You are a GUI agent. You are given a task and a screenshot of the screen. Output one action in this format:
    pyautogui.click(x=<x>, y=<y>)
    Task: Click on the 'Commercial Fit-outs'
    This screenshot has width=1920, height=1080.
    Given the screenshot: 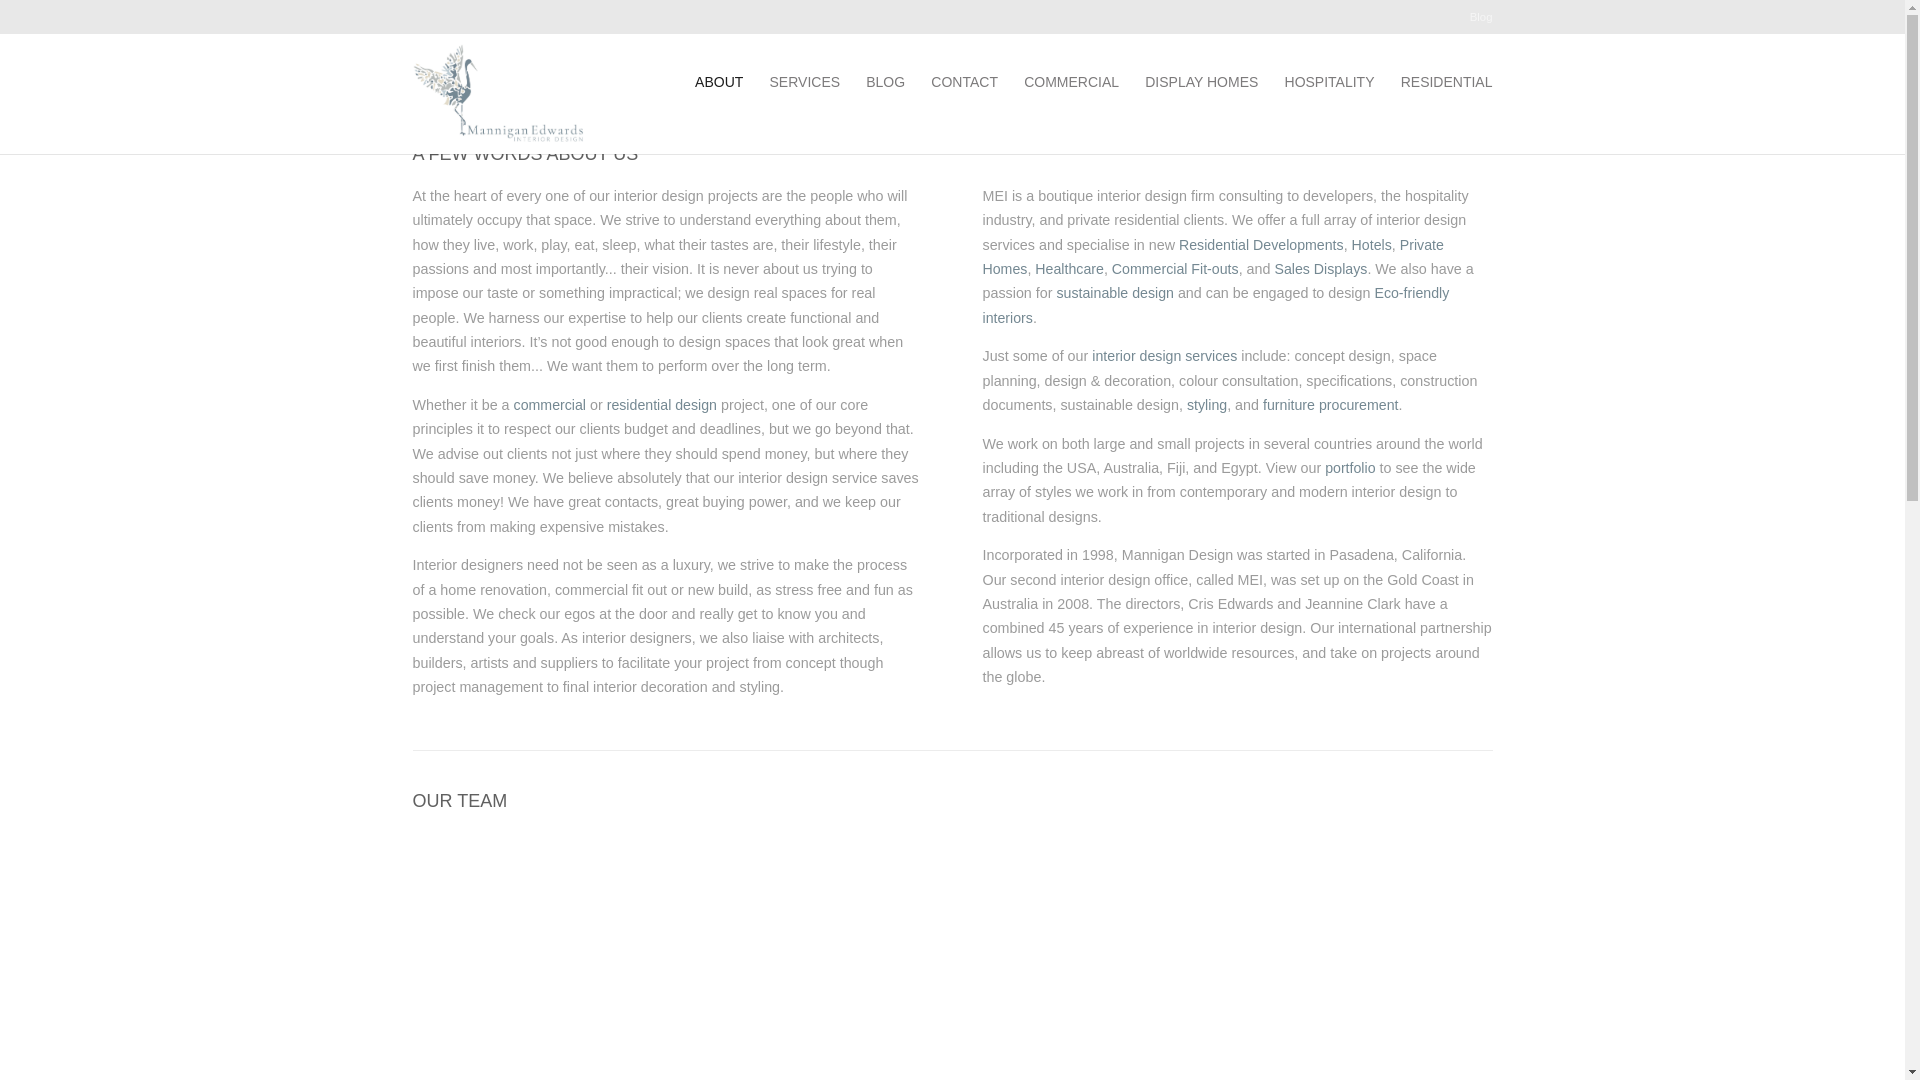 What is the action you would take?
    pyautogui.click(x=1175, y=268)
    